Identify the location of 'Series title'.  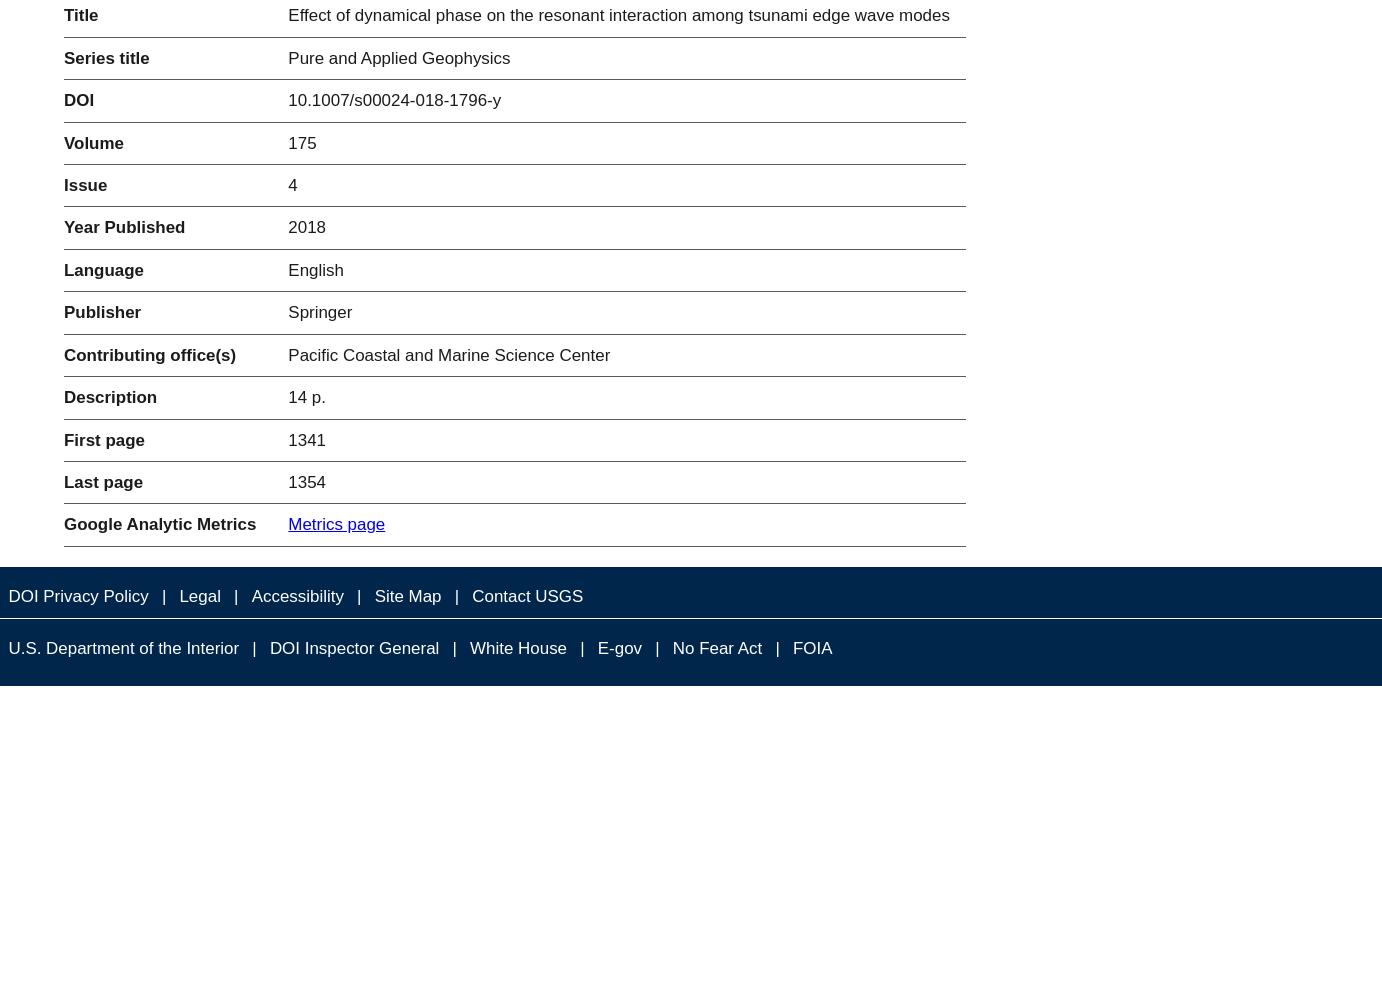
(62, 57).